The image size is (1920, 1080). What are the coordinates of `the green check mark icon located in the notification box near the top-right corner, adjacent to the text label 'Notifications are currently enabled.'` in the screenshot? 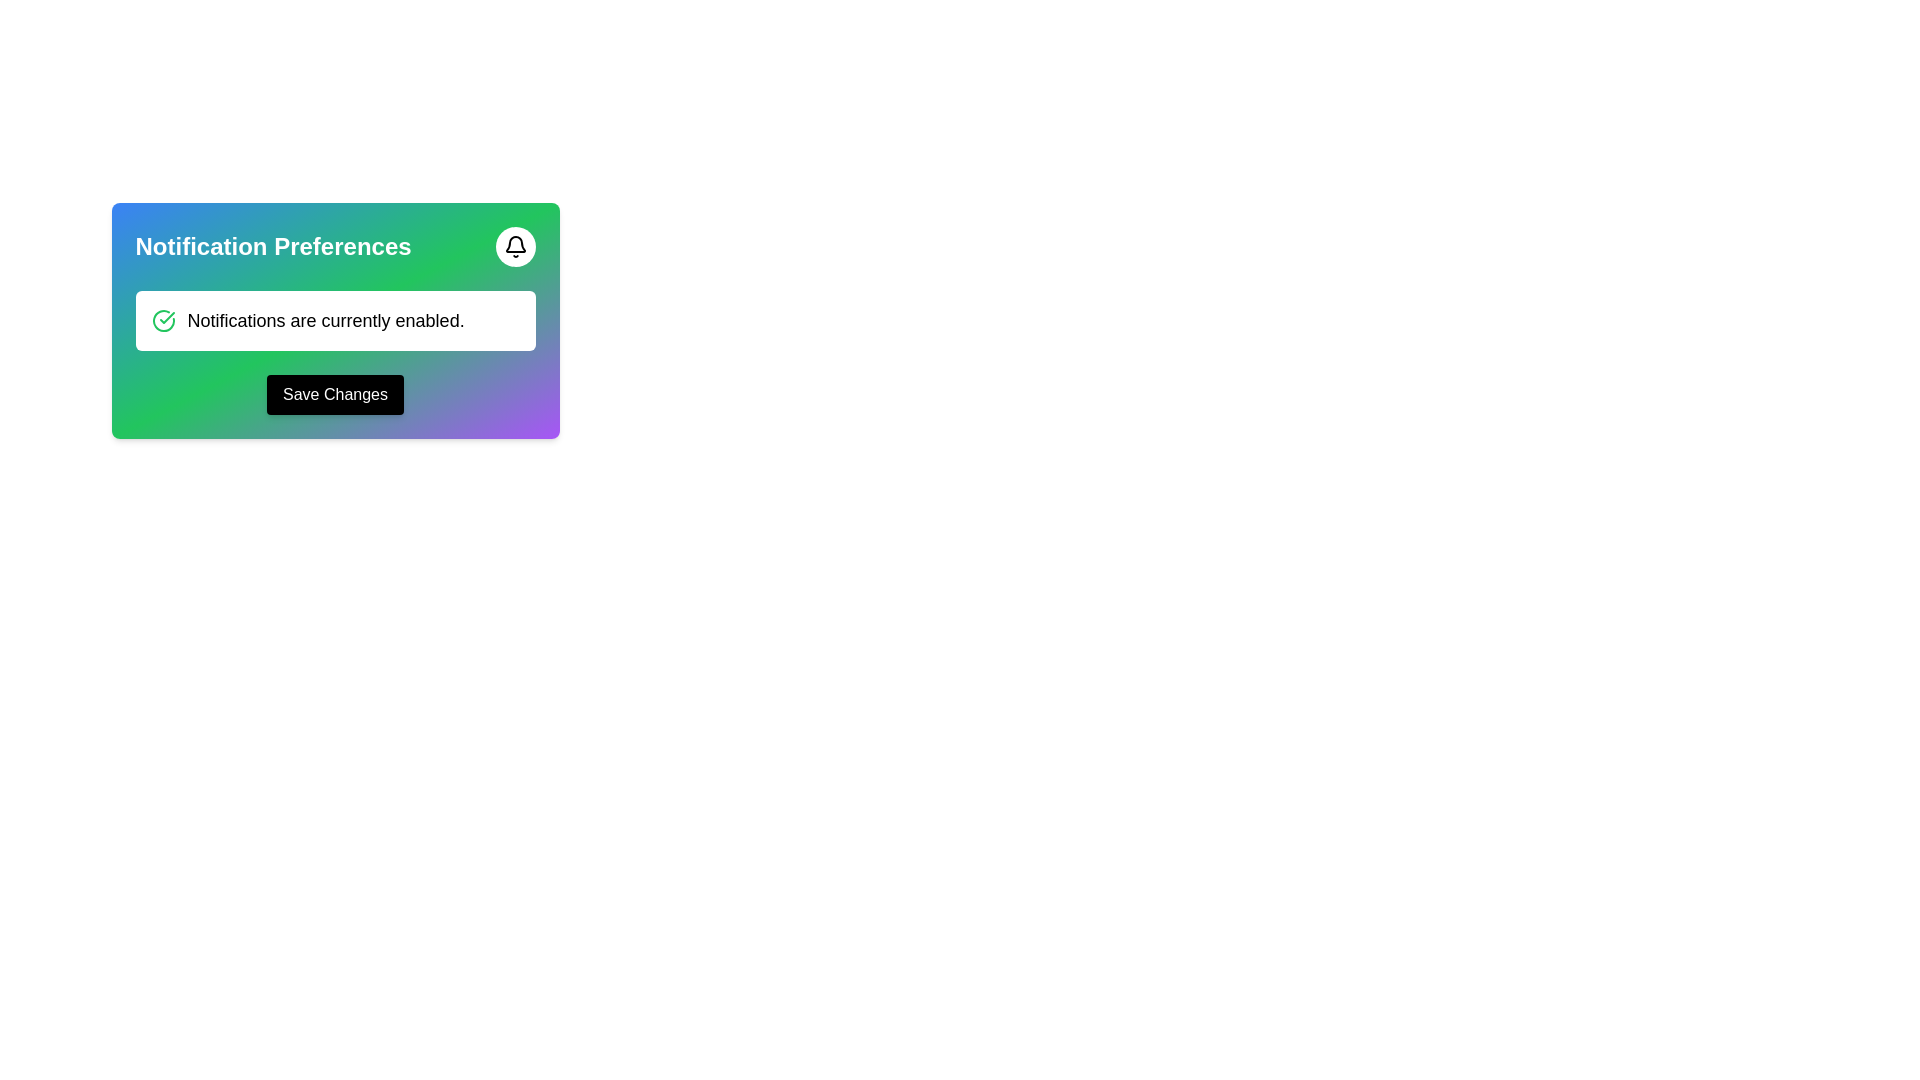 It's located at (167, 316).